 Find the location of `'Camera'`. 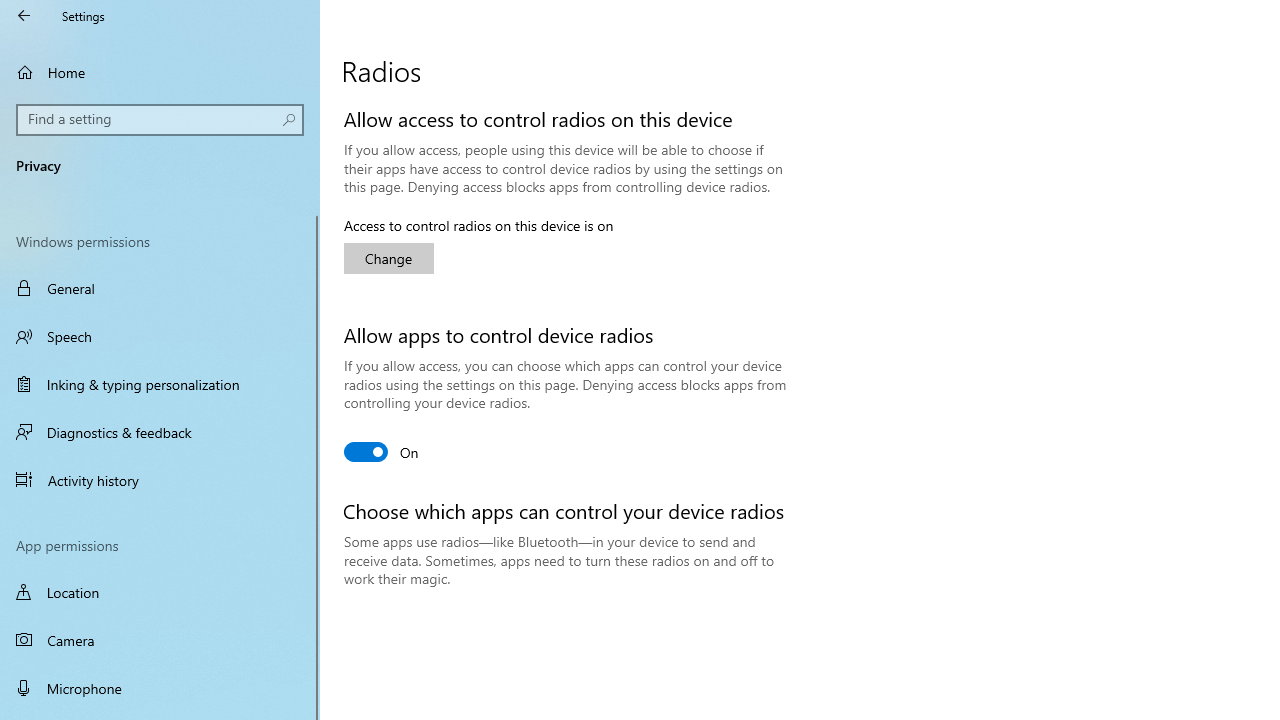

'Camera' is located at coordinates (160, 640).